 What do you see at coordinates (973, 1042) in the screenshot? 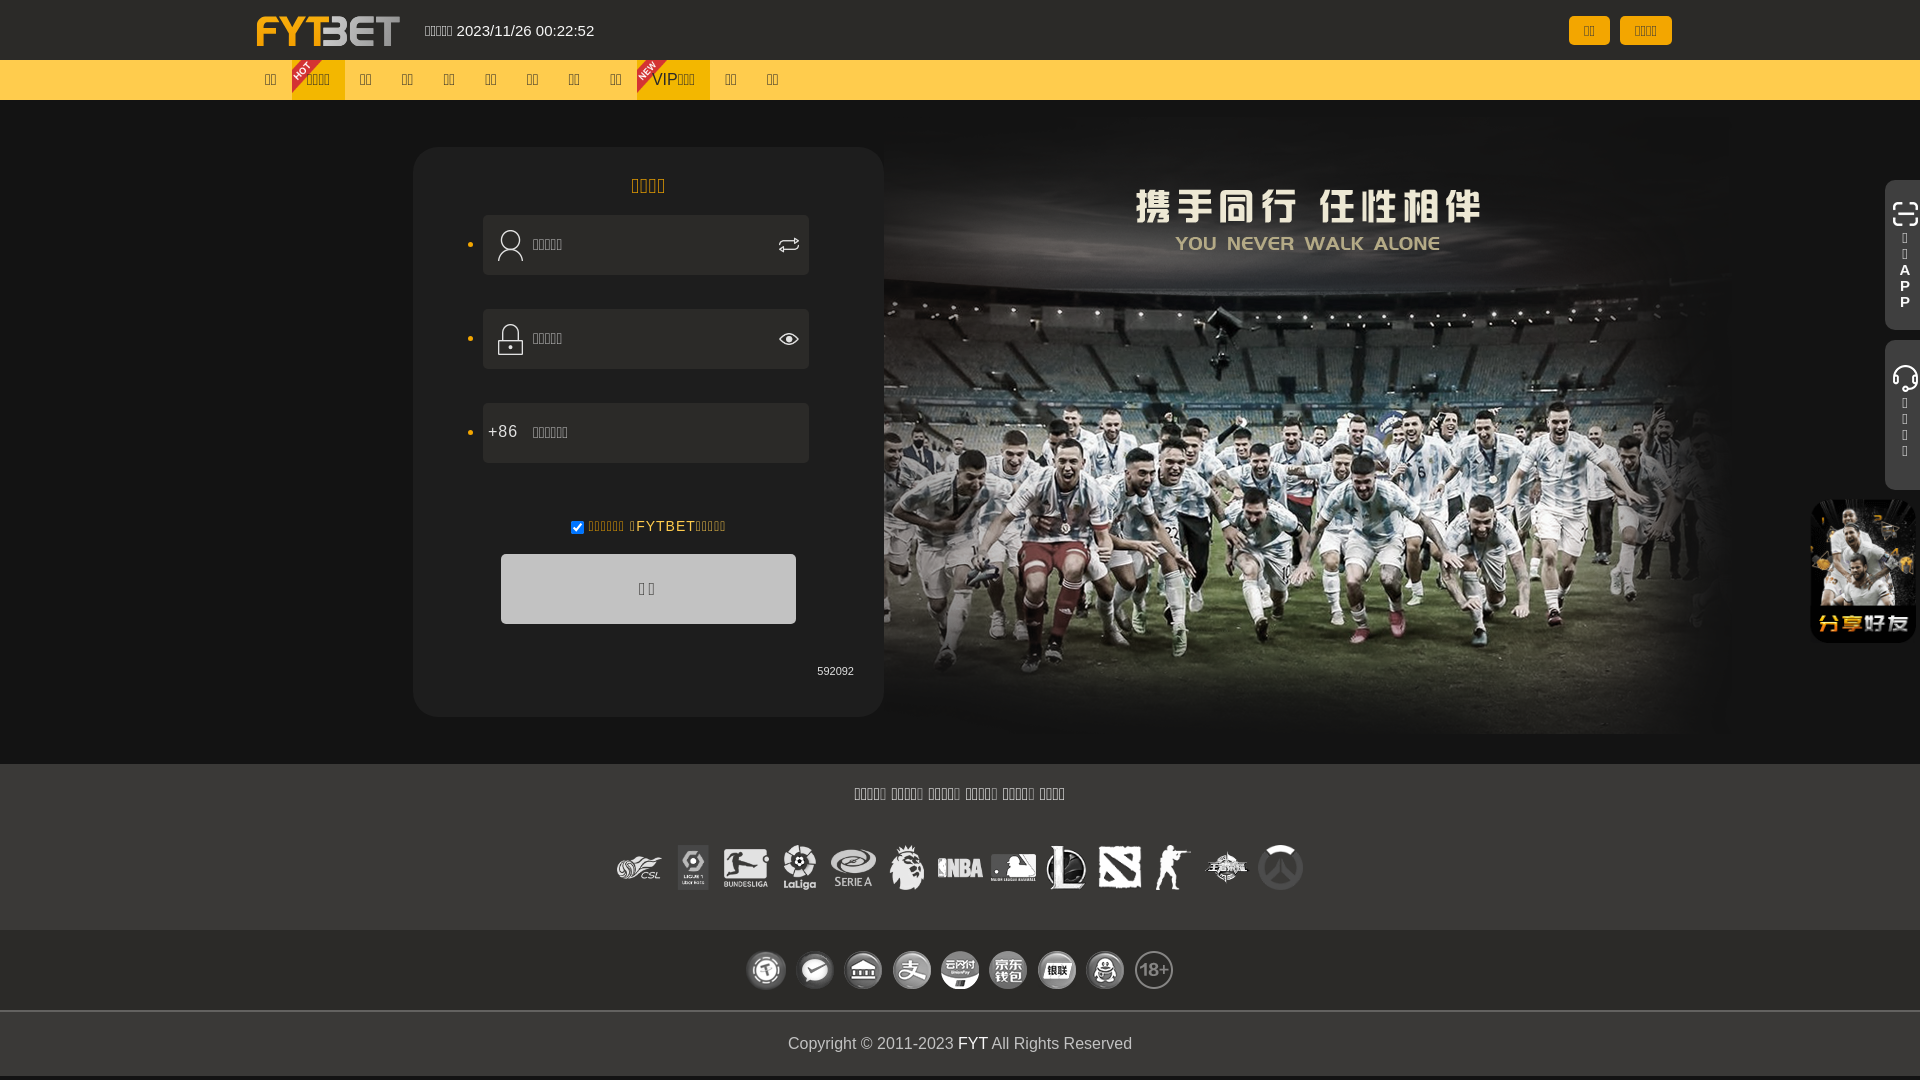
I see `'FYT'` at bounding box center [973, 1042].